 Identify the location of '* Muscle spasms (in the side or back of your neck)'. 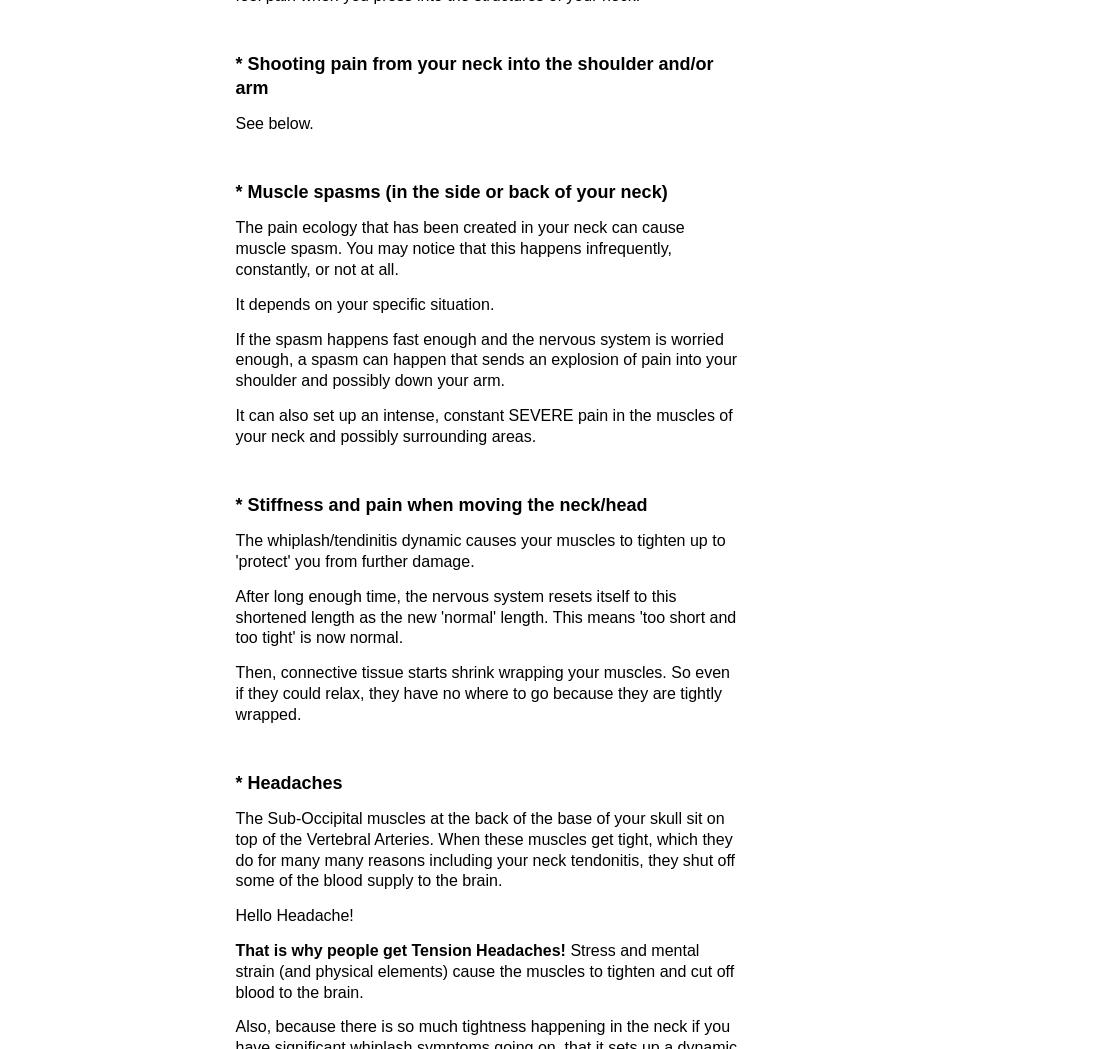
(450, 190).